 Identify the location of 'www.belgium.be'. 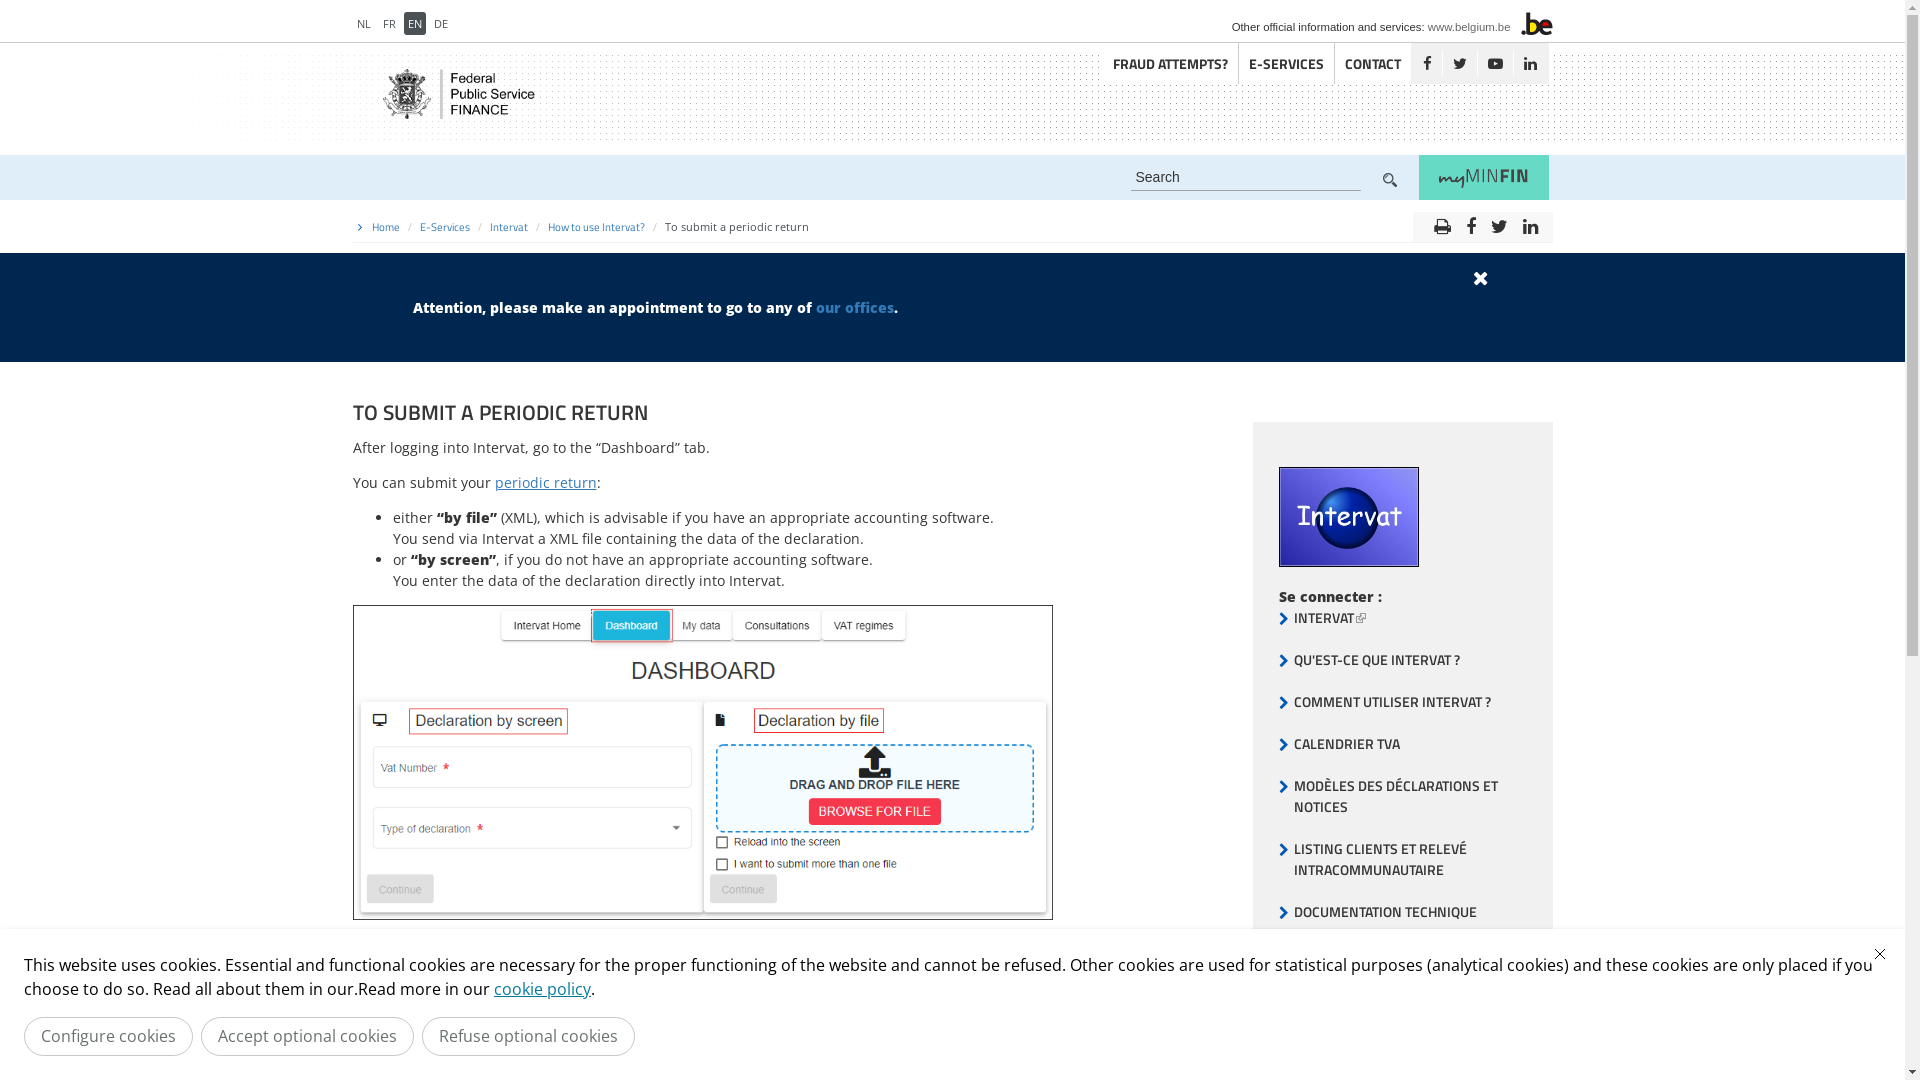
(1469, 27).